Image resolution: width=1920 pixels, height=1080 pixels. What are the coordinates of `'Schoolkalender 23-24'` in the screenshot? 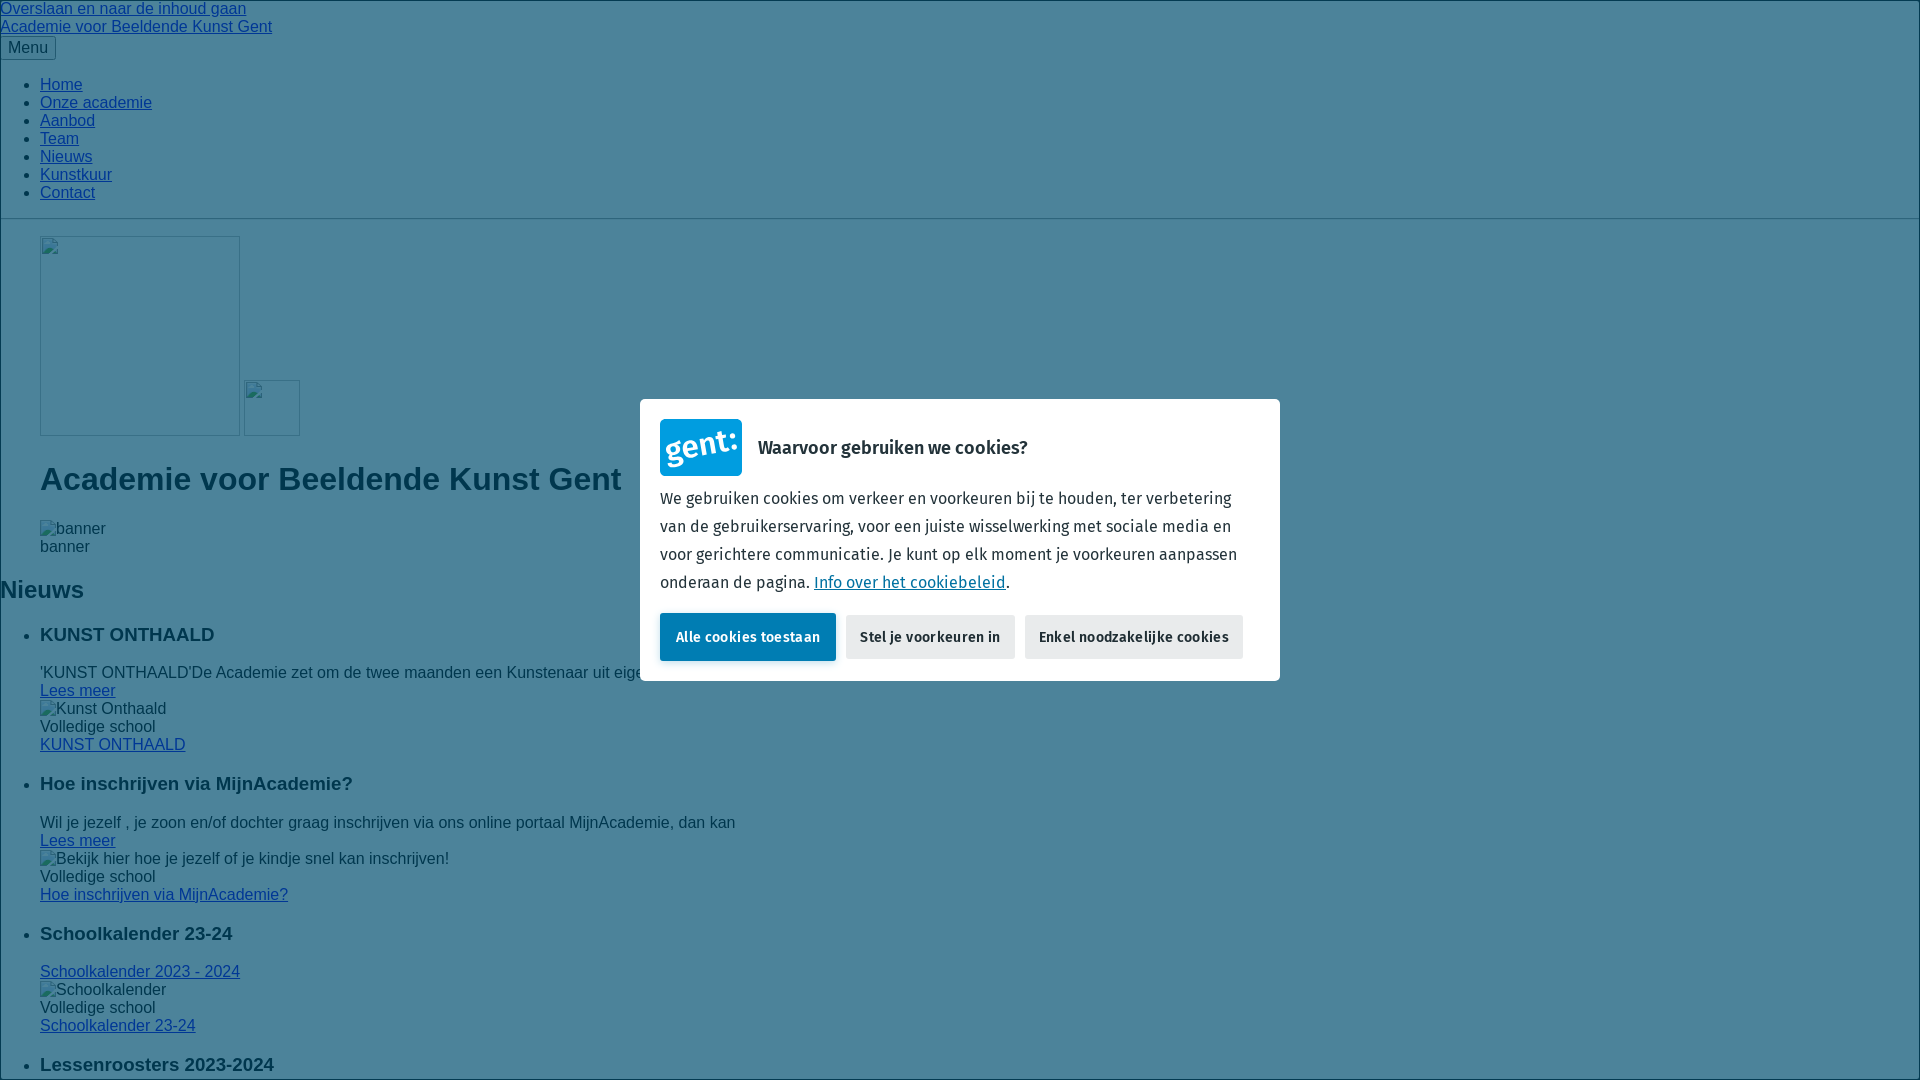 It's located at (117, 1025).